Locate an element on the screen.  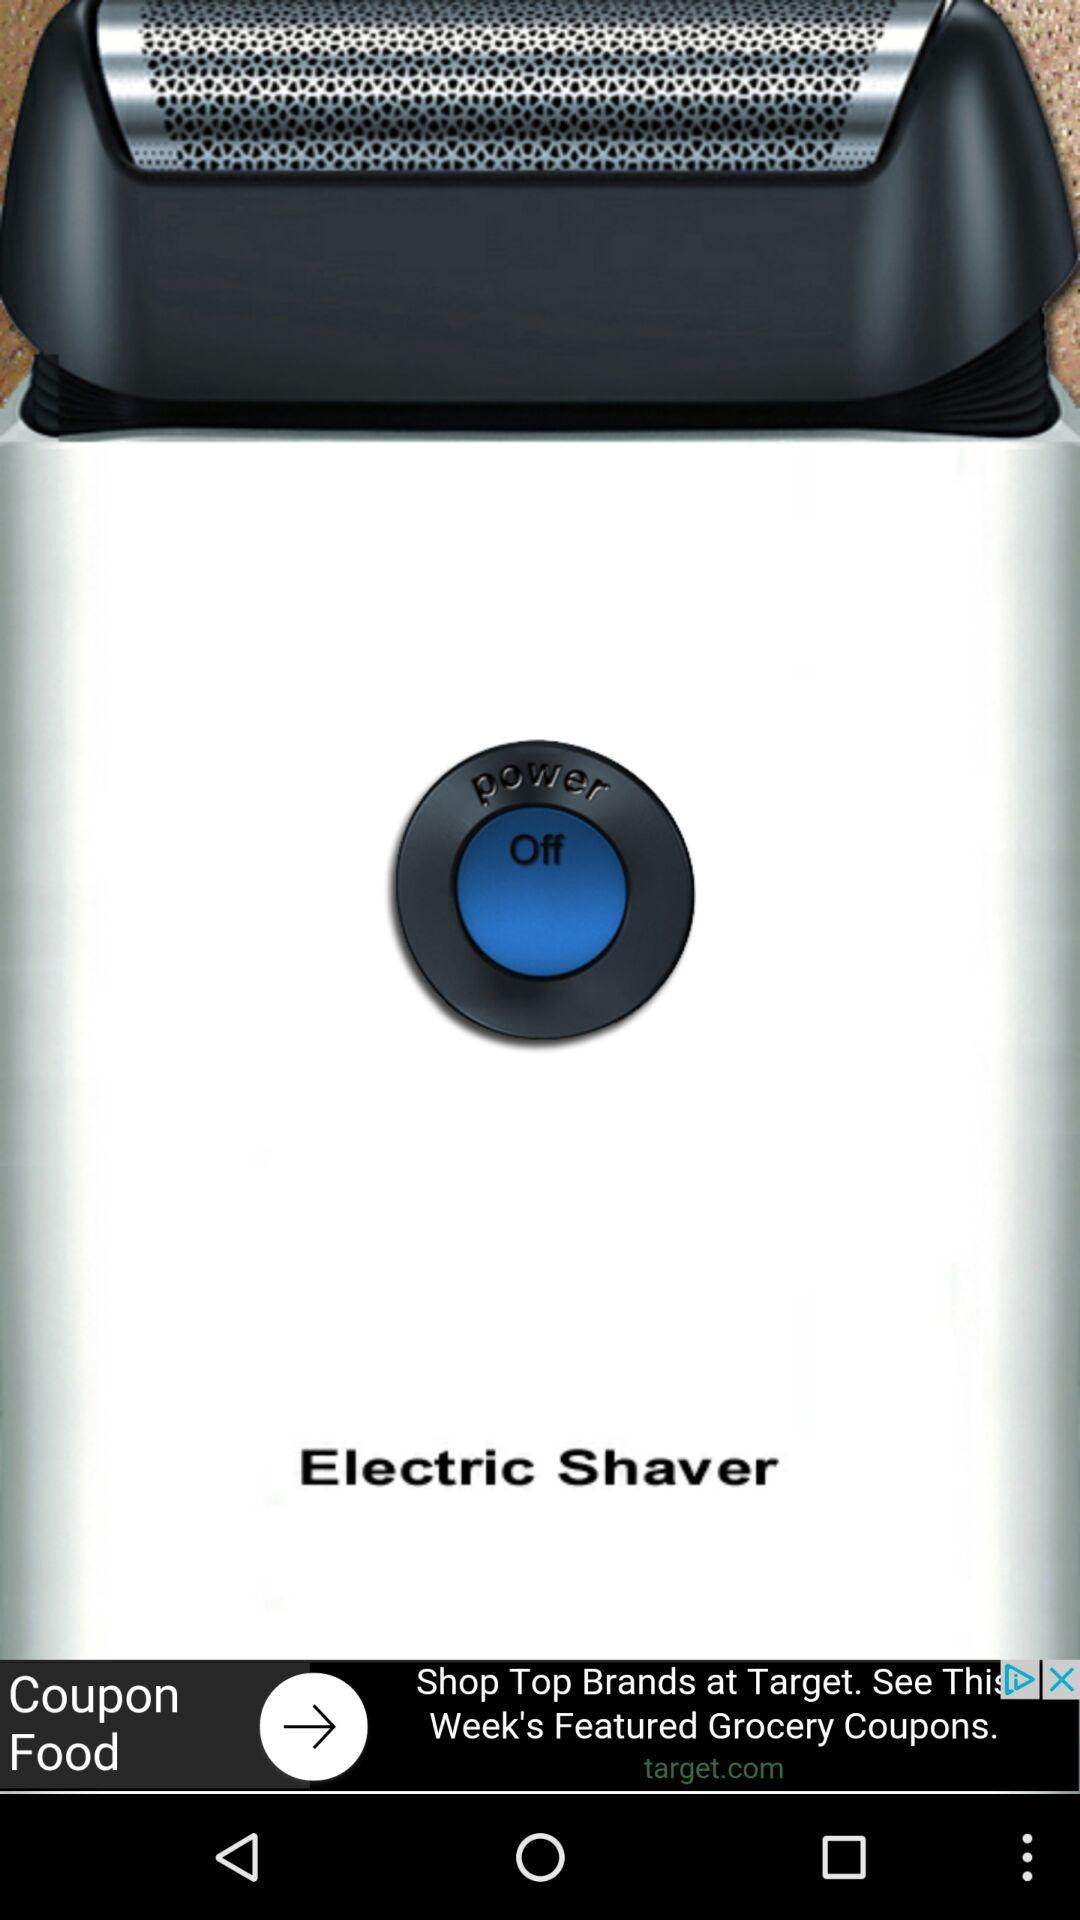
power is located at coordinates (540, 896).